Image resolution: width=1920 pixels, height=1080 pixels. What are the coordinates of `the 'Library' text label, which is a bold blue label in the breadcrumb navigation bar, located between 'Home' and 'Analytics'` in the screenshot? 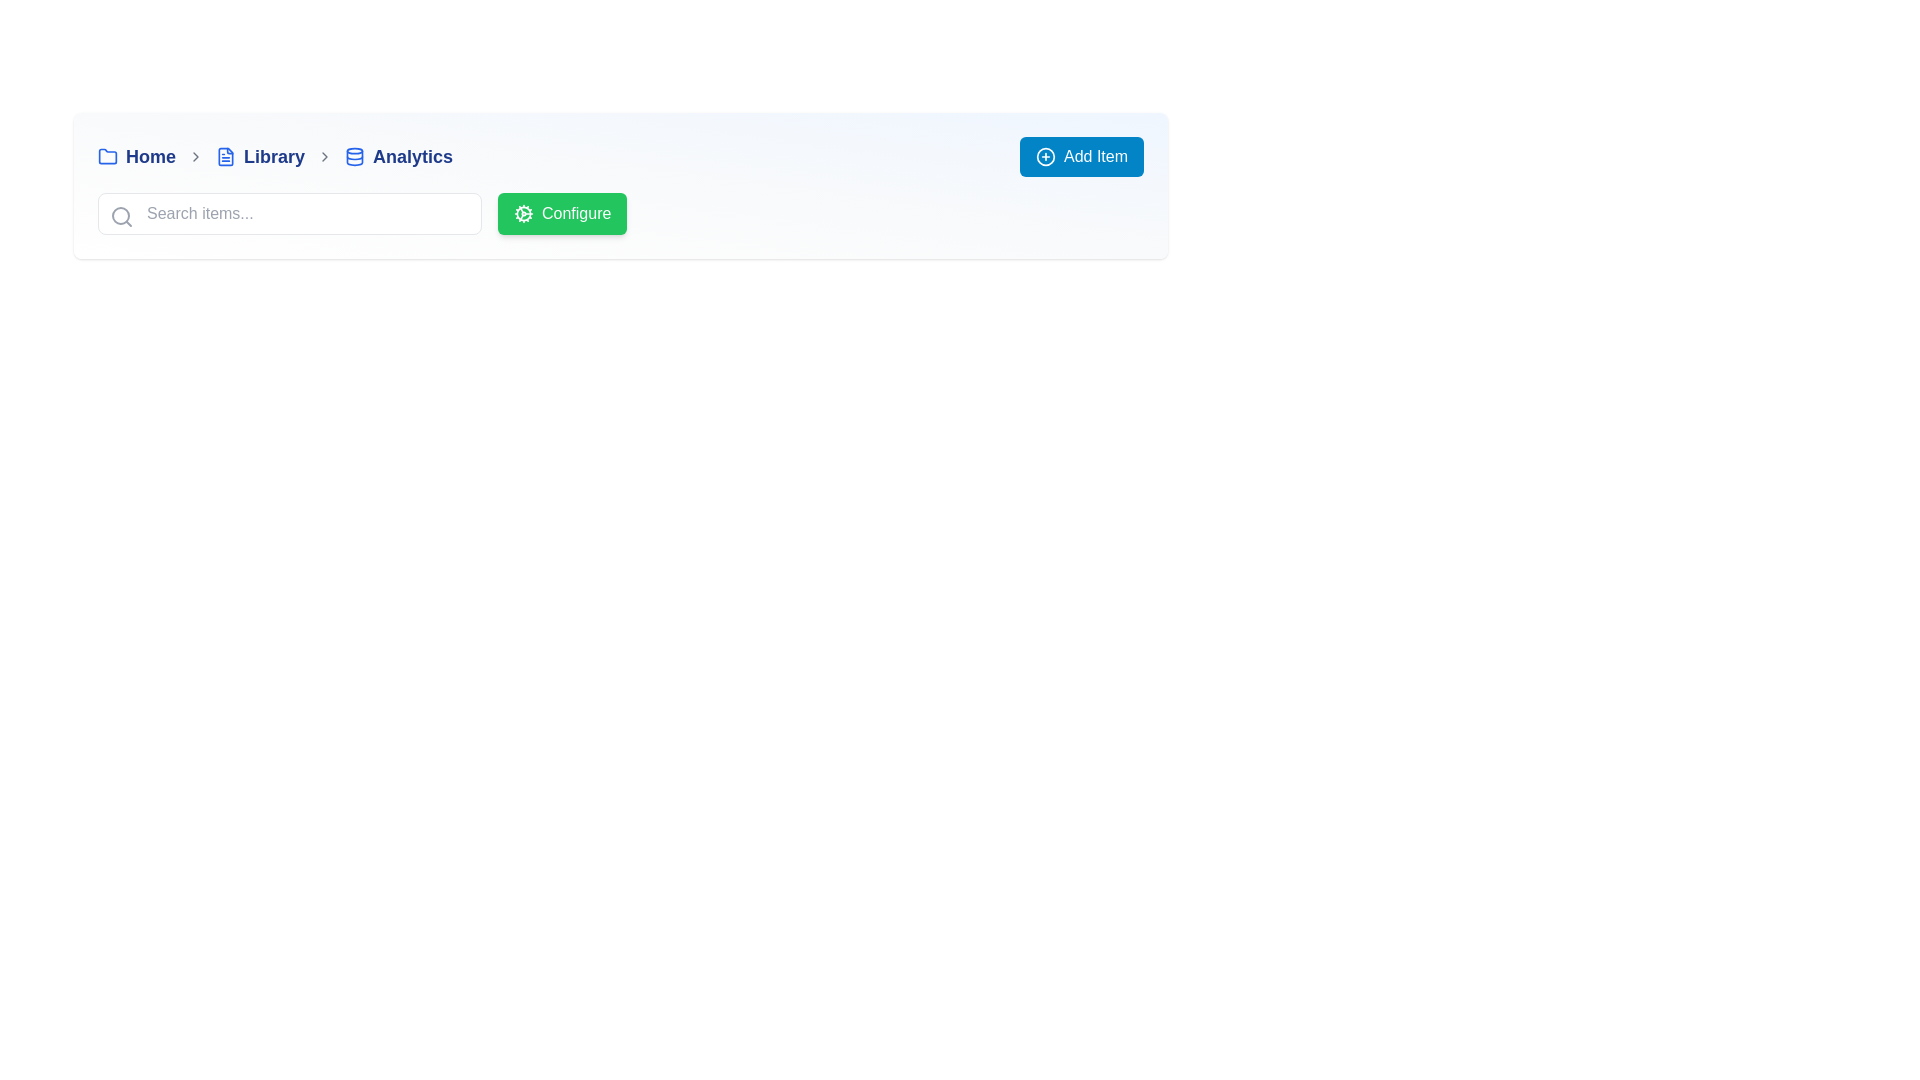 It's located at (273, 156).